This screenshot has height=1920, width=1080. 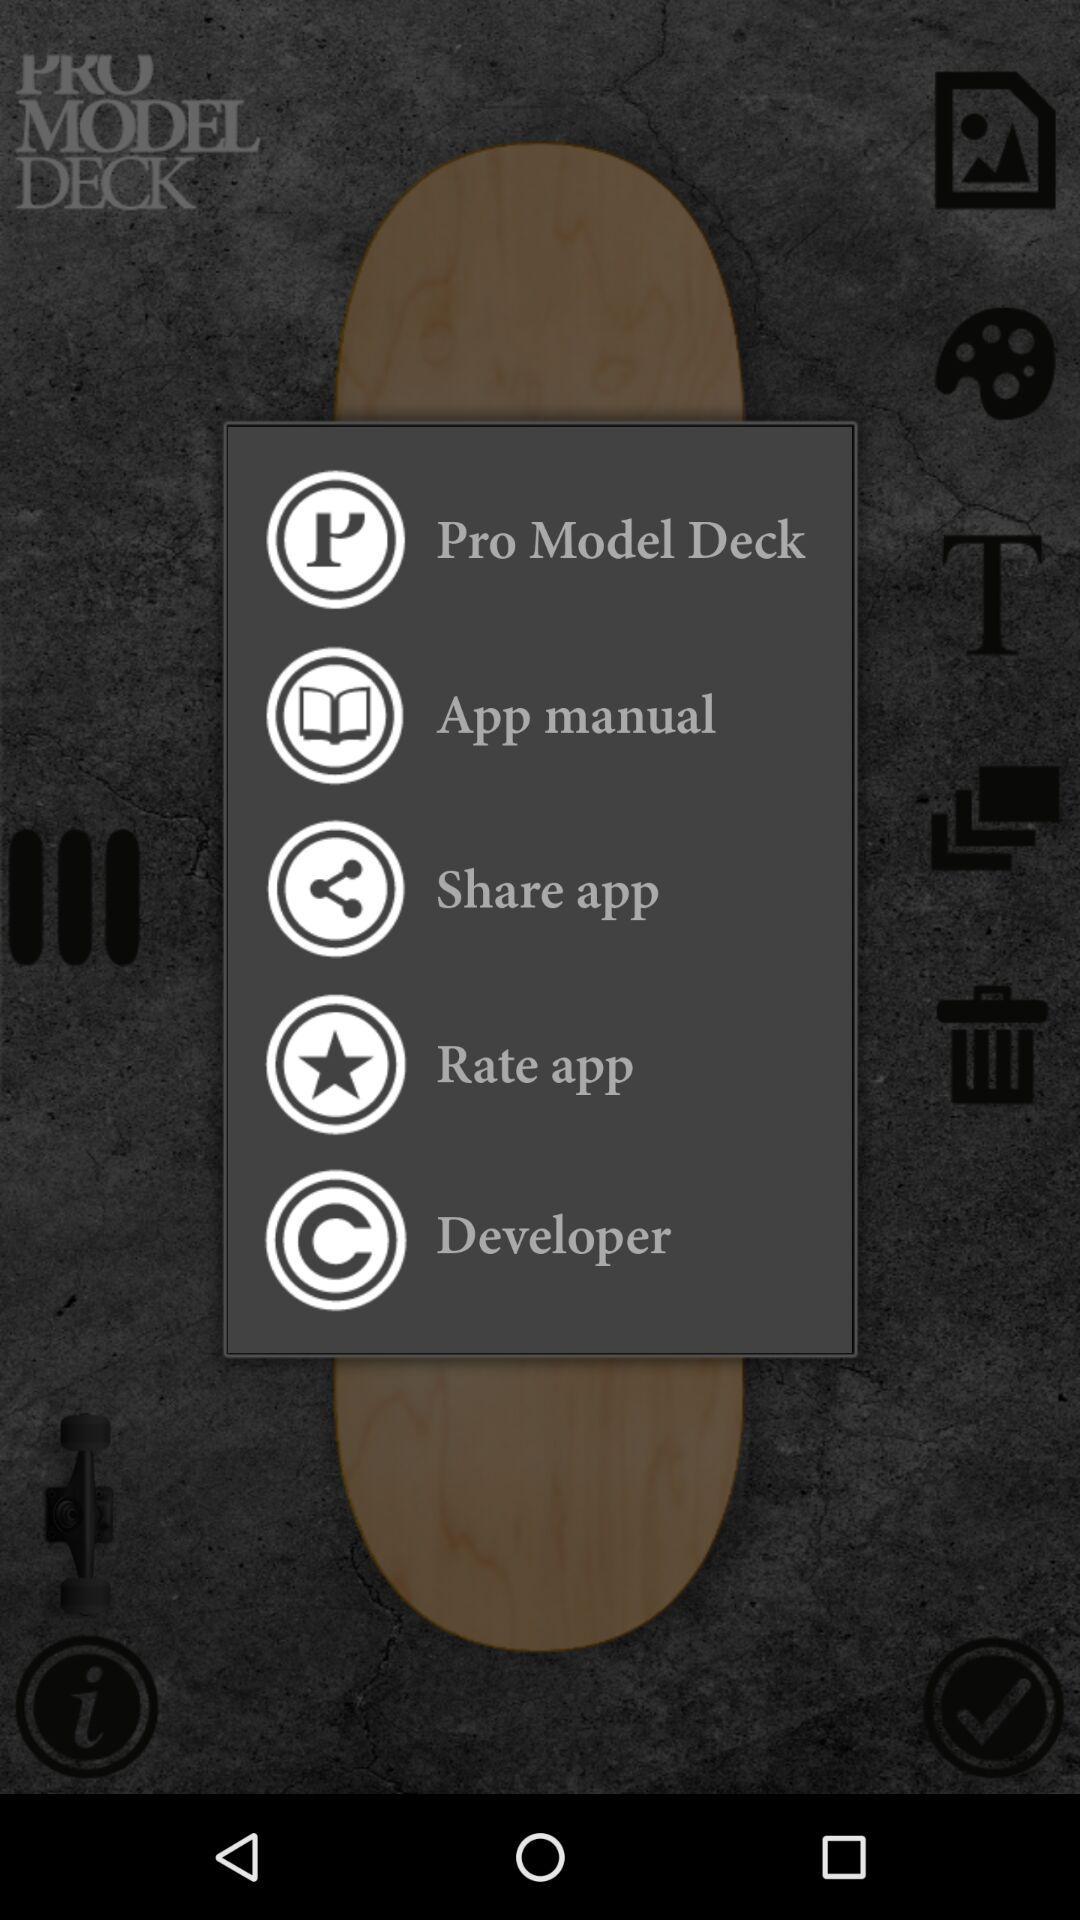 I want to click on share the app, so click(x=333, y=888).